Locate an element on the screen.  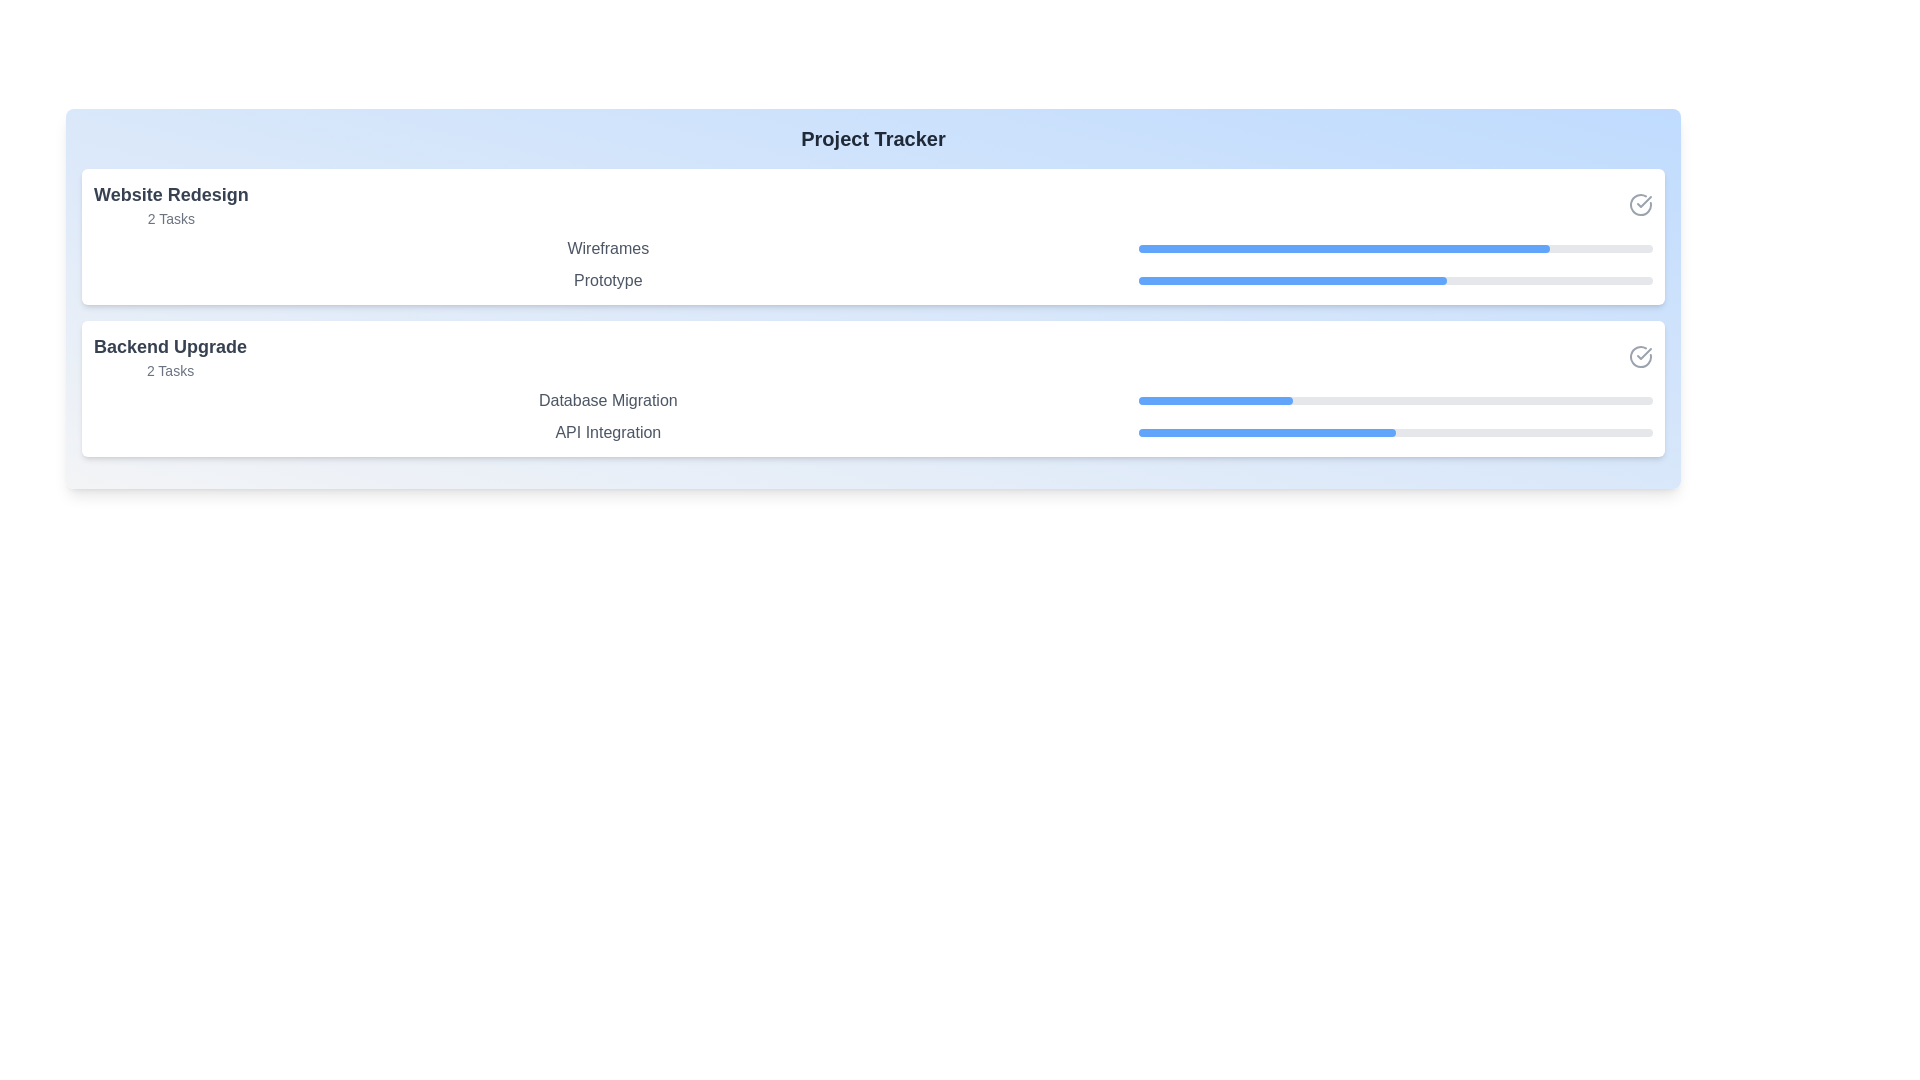
the blue progress bar segment that represents the currently filled section of the 'Backend Upgrade' tasks, specifically aligned with 'Database Migration' is located at coordinates (1214, 401).